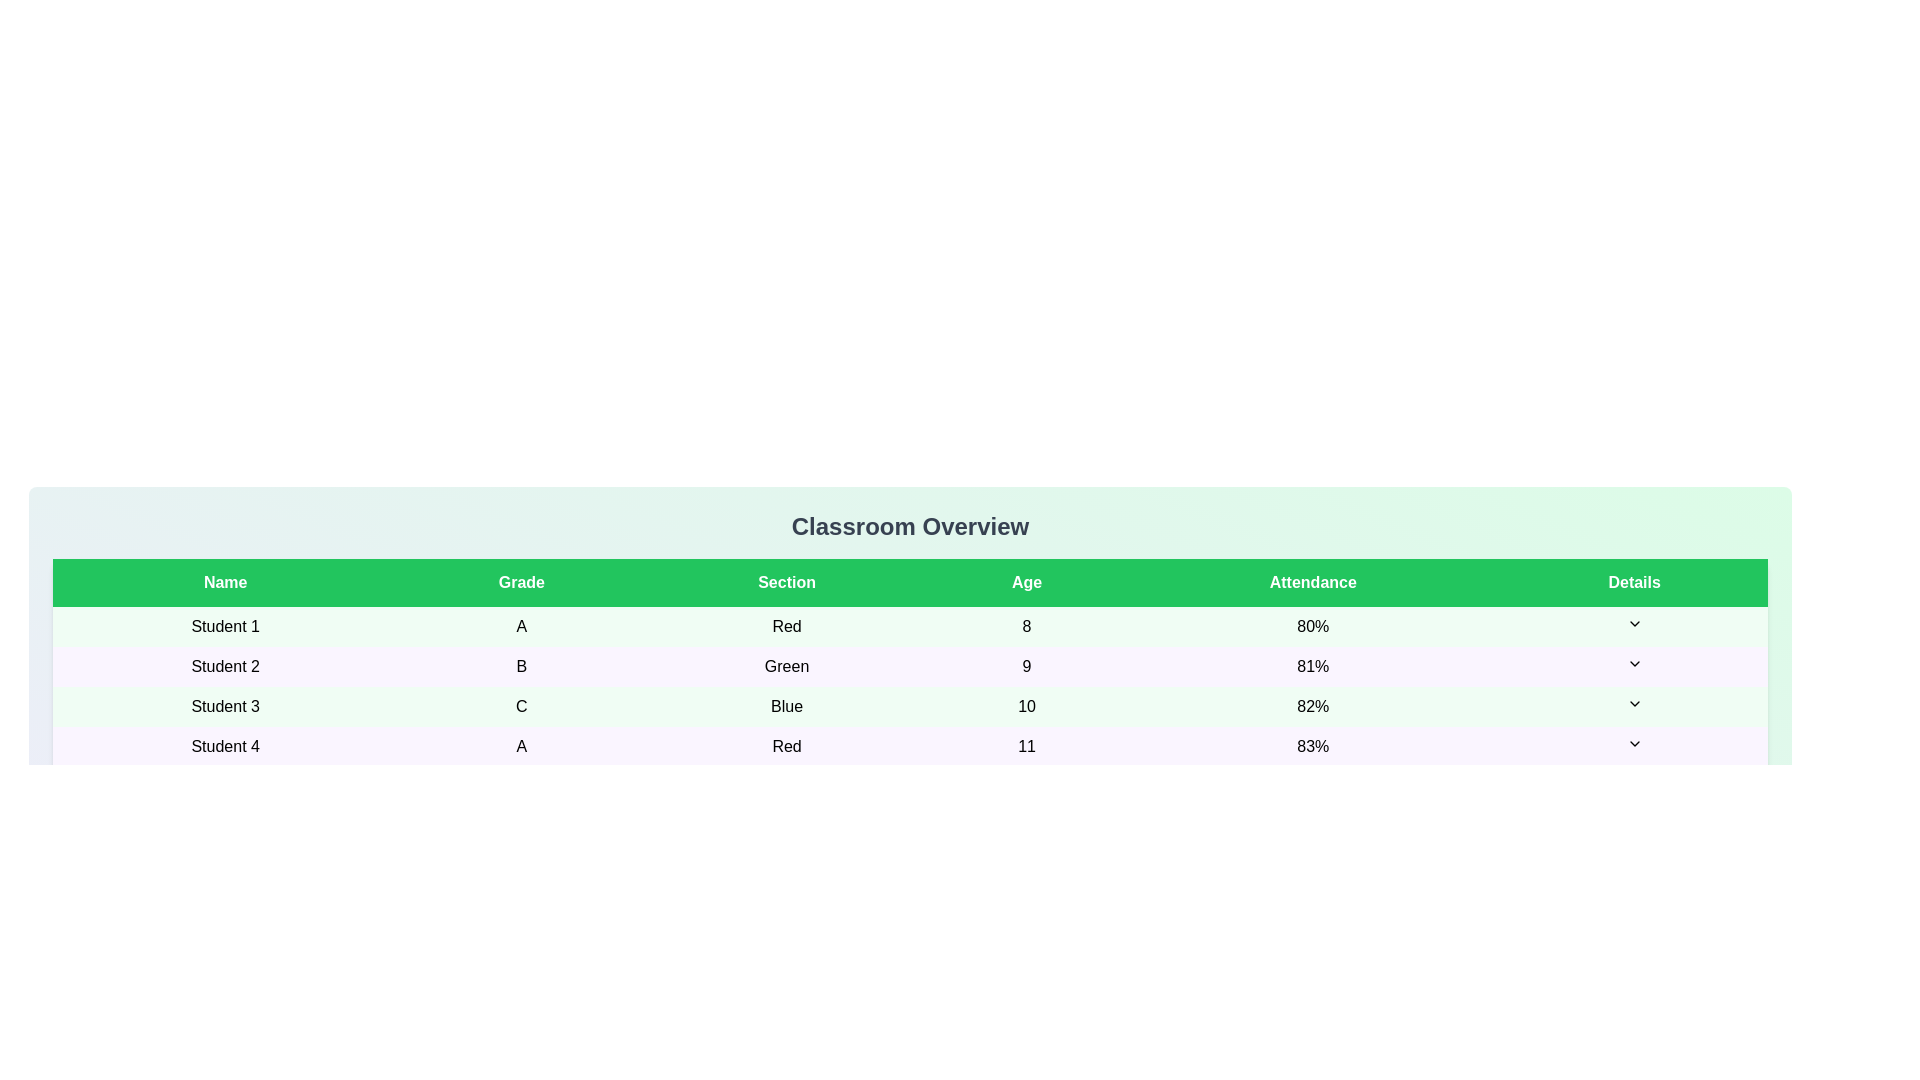 The height and width of the screenshot is (1080, 1920). What do you see at coordinates (1027, 582) in the screenshot?
I see `the header Age to sort the table by that column` at bounding box center [1027, 582].